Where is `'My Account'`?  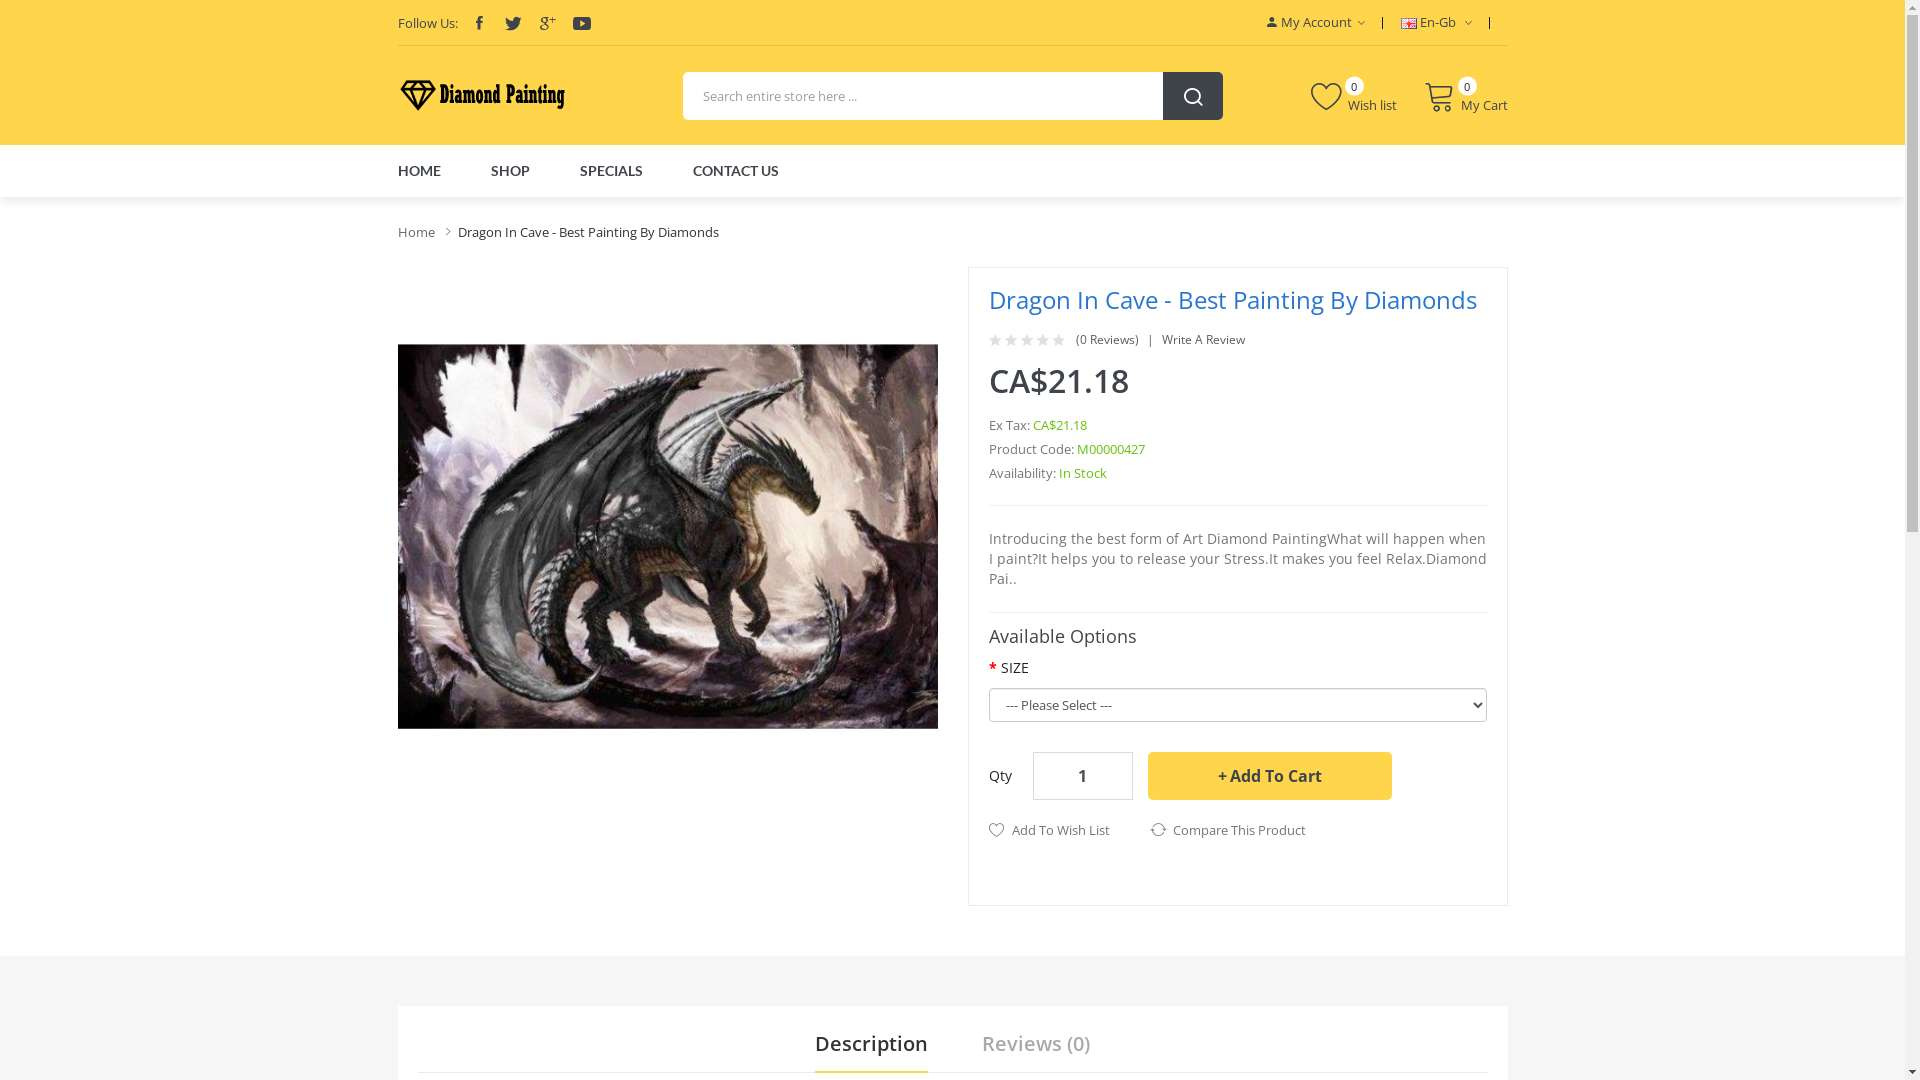 'My Account' is located at coordinates (1315, 22).